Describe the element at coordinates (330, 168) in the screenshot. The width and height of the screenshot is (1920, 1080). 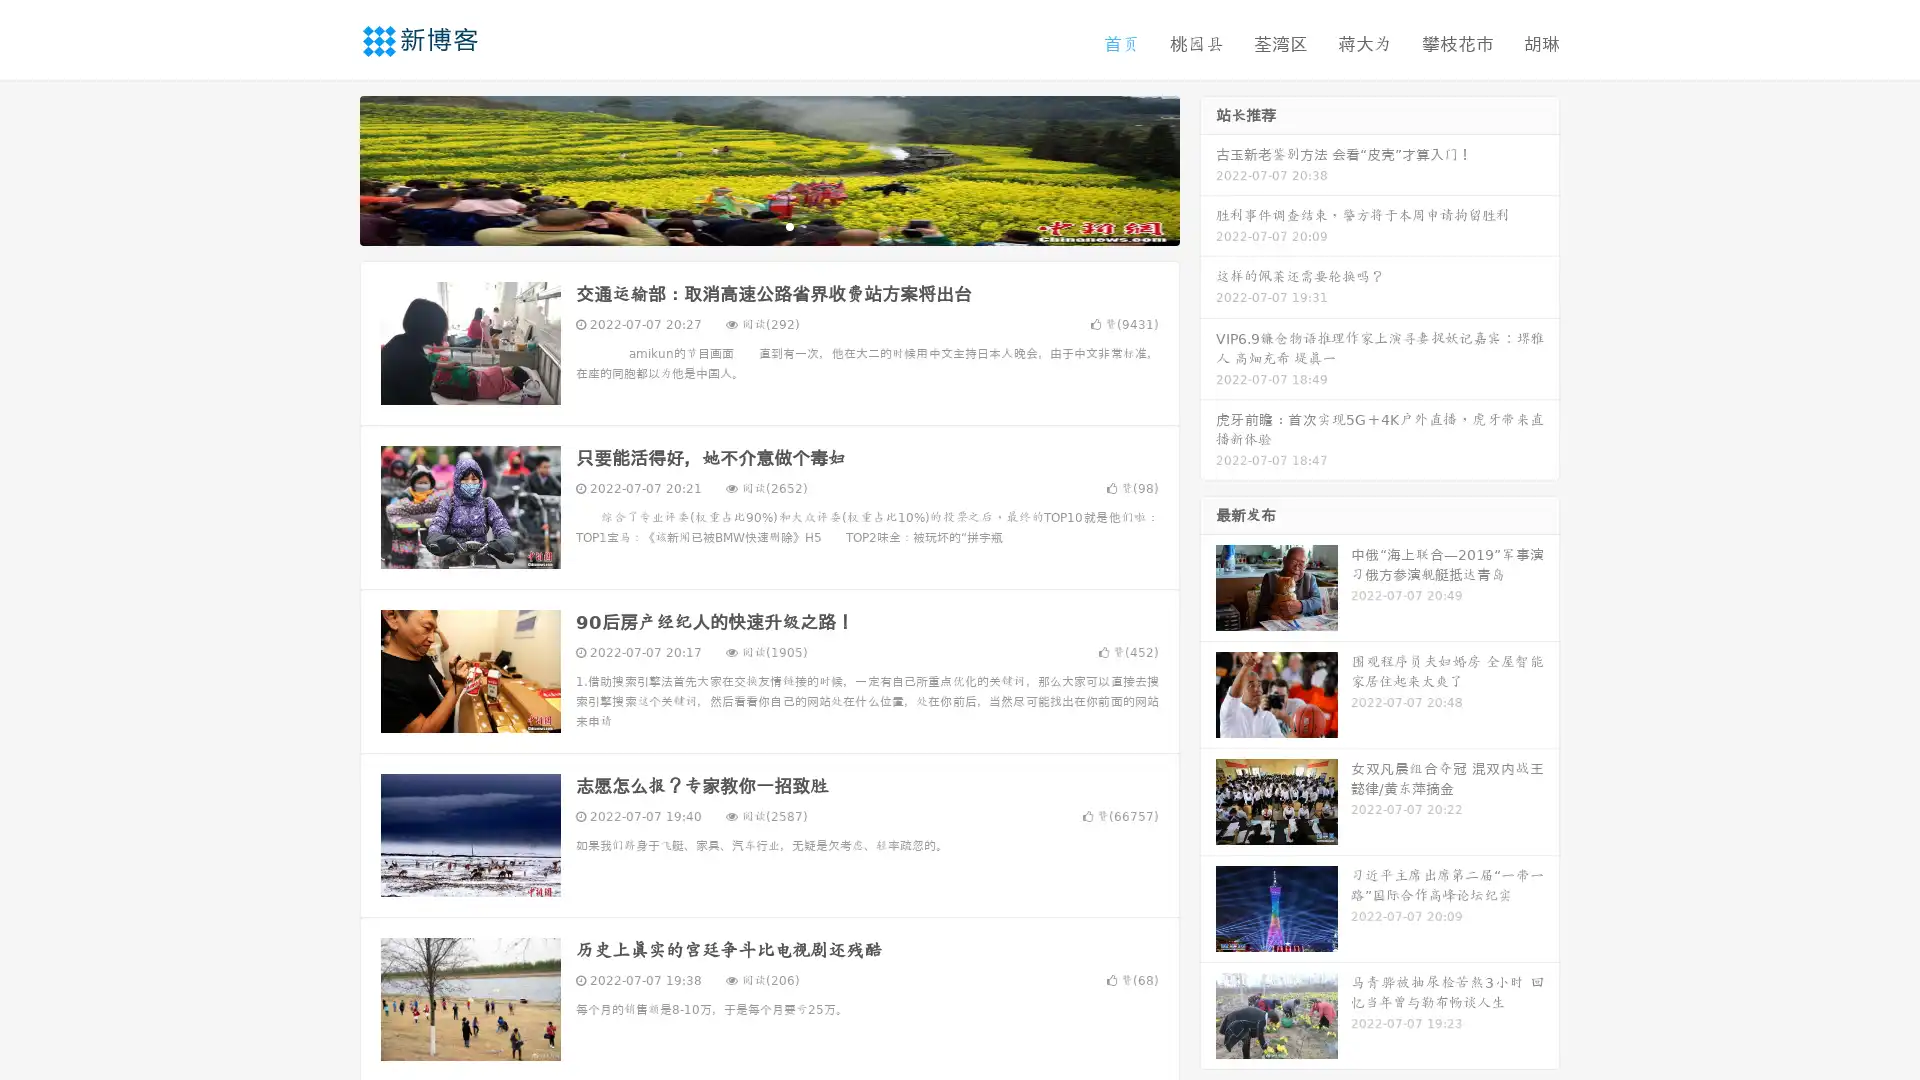
I see `Previous slide` at that location.